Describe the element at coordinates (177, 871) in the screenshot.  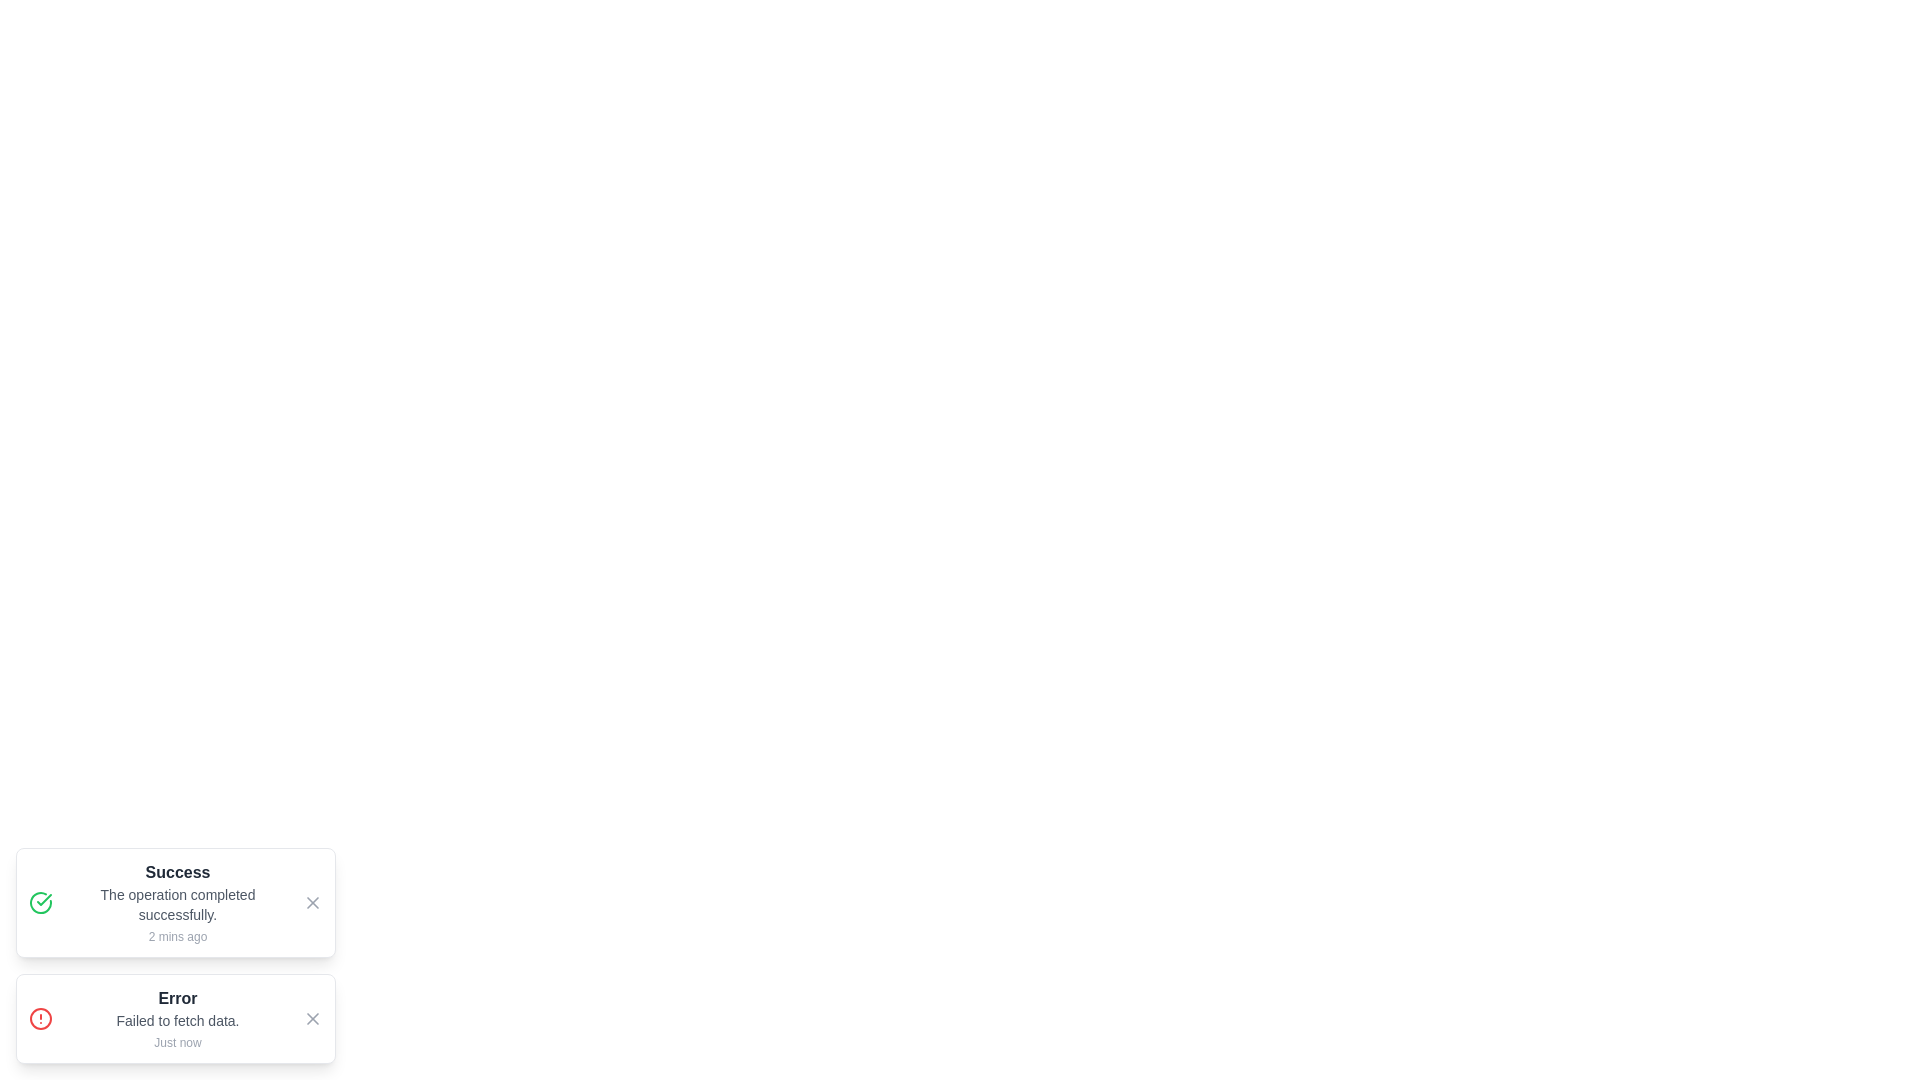
I see `the bold text label reading 'Success', which is styled in dark gray and positioned at the top of a rectangular card indicating a successful operation` at that location.